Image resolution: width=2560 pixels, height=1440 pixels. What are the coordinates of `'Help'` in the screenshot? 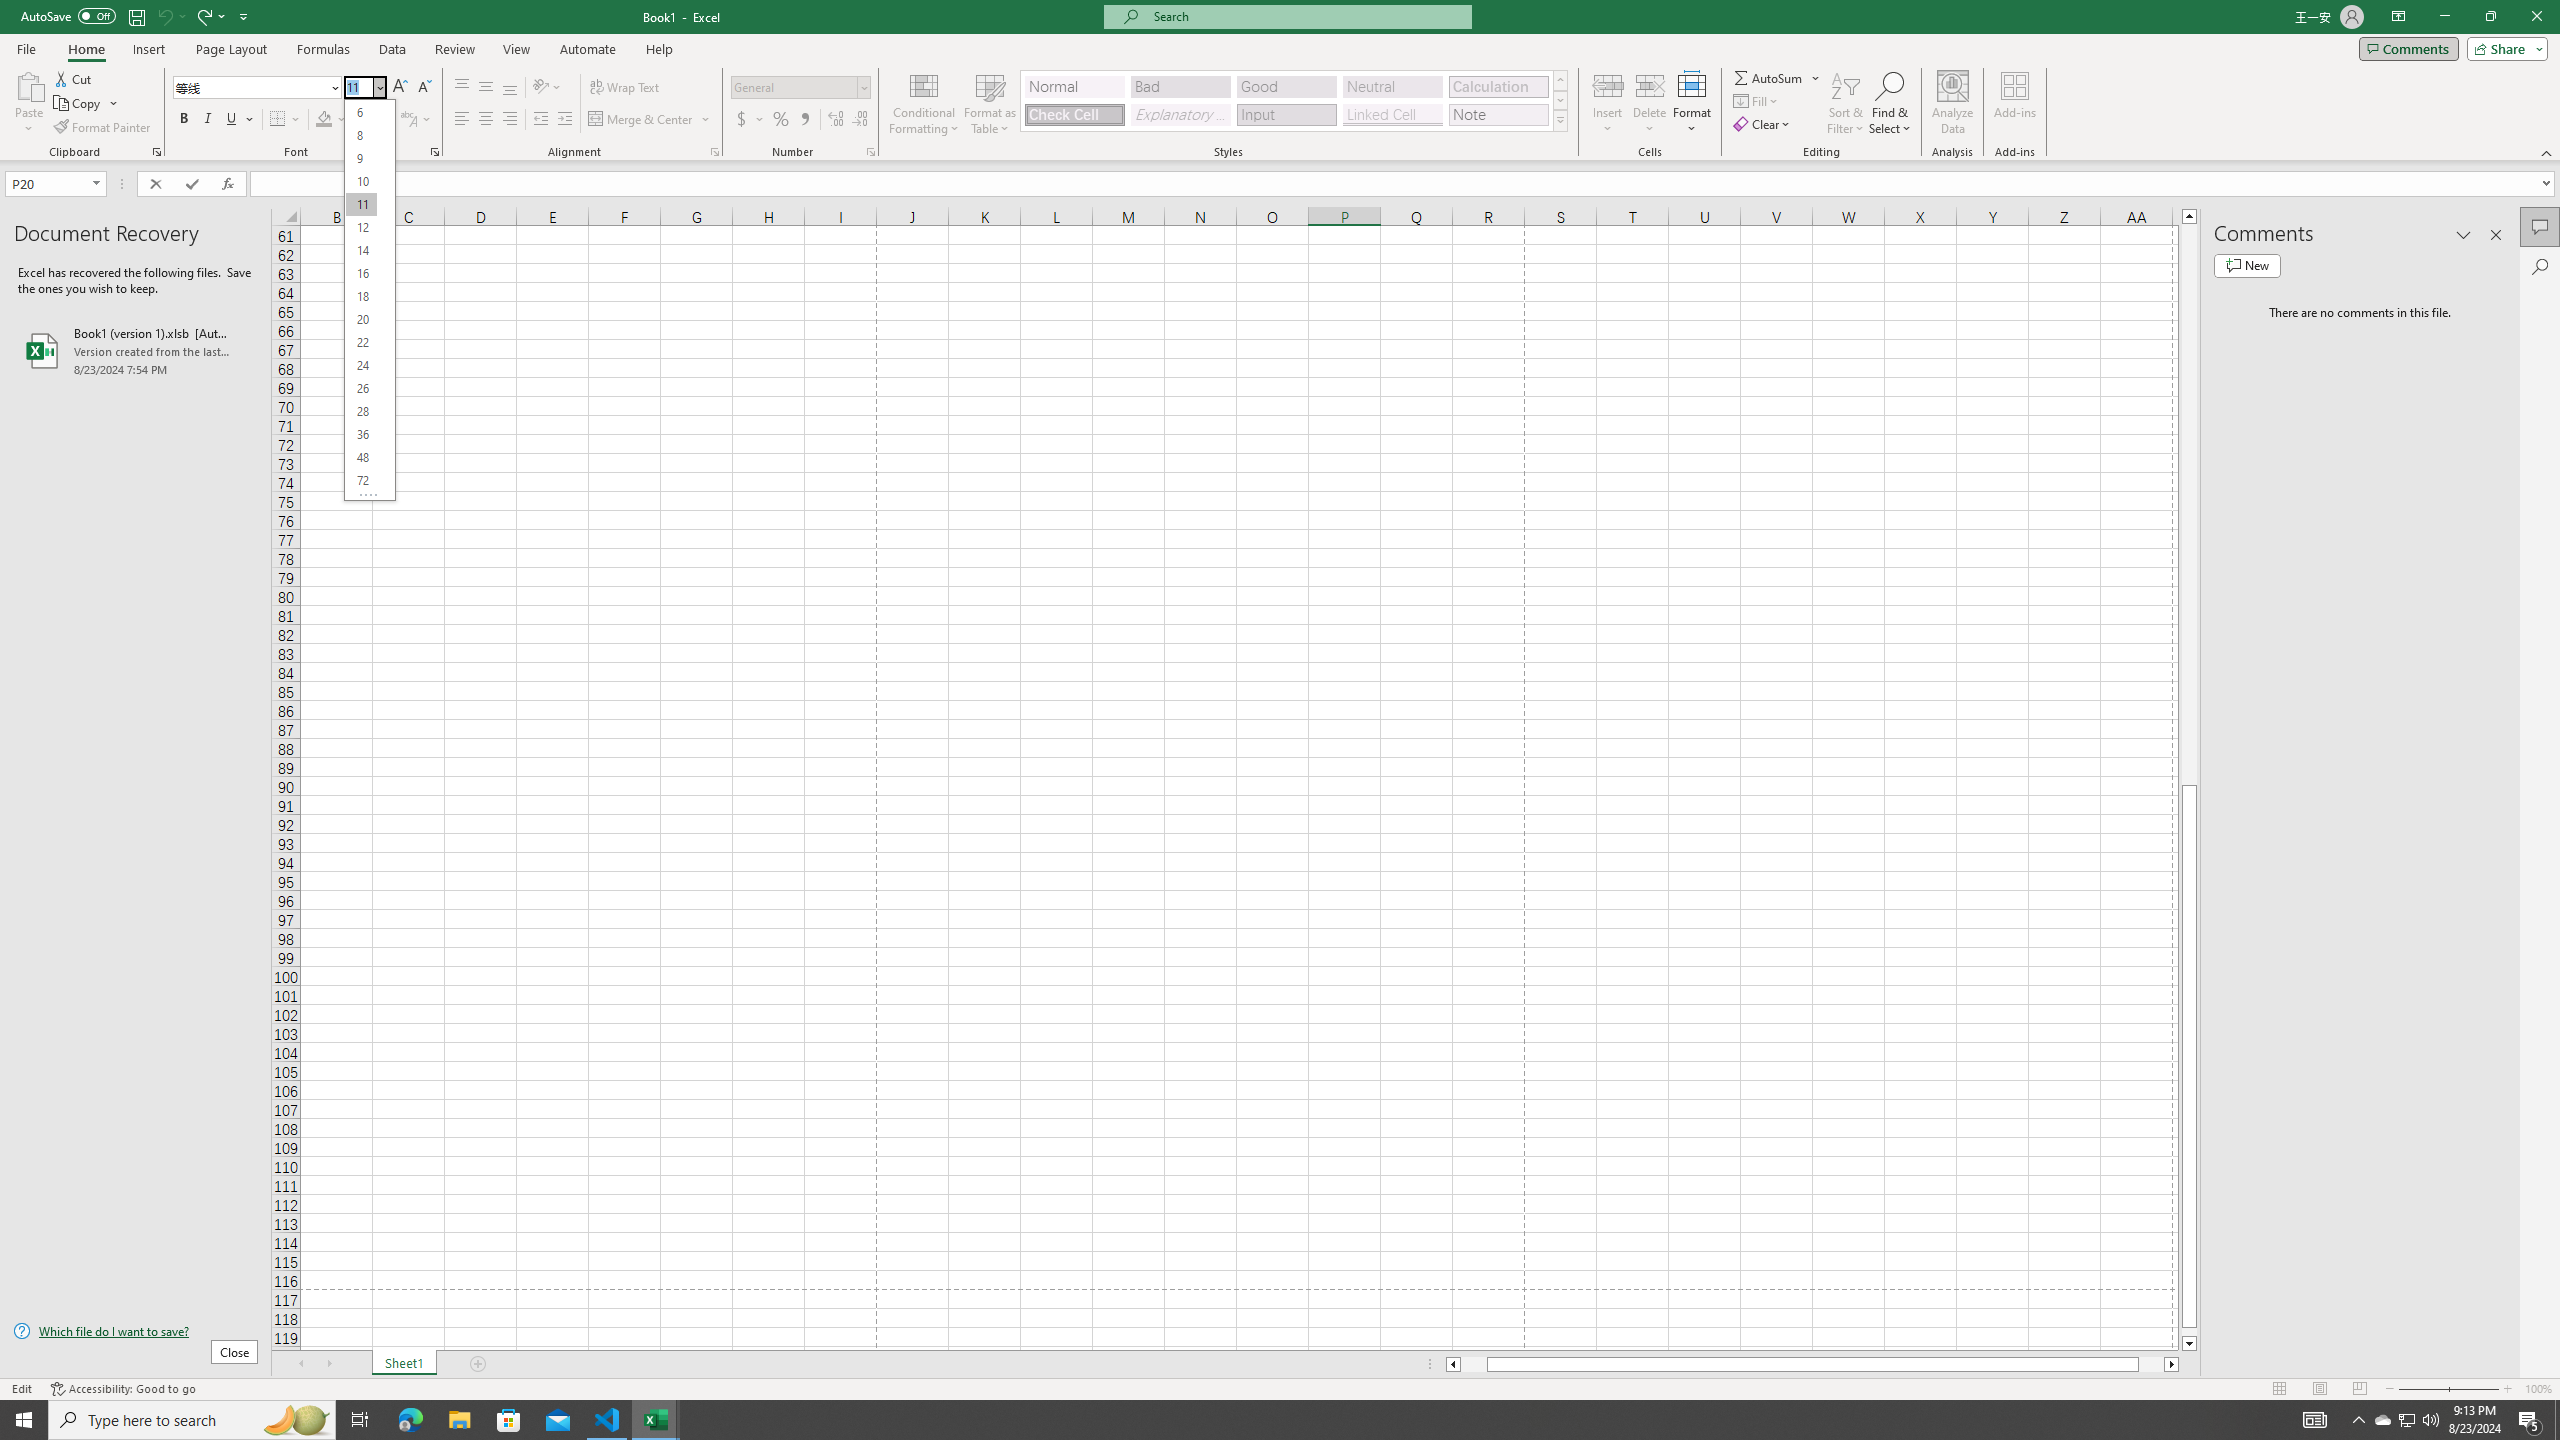 It's located at (659, 49).